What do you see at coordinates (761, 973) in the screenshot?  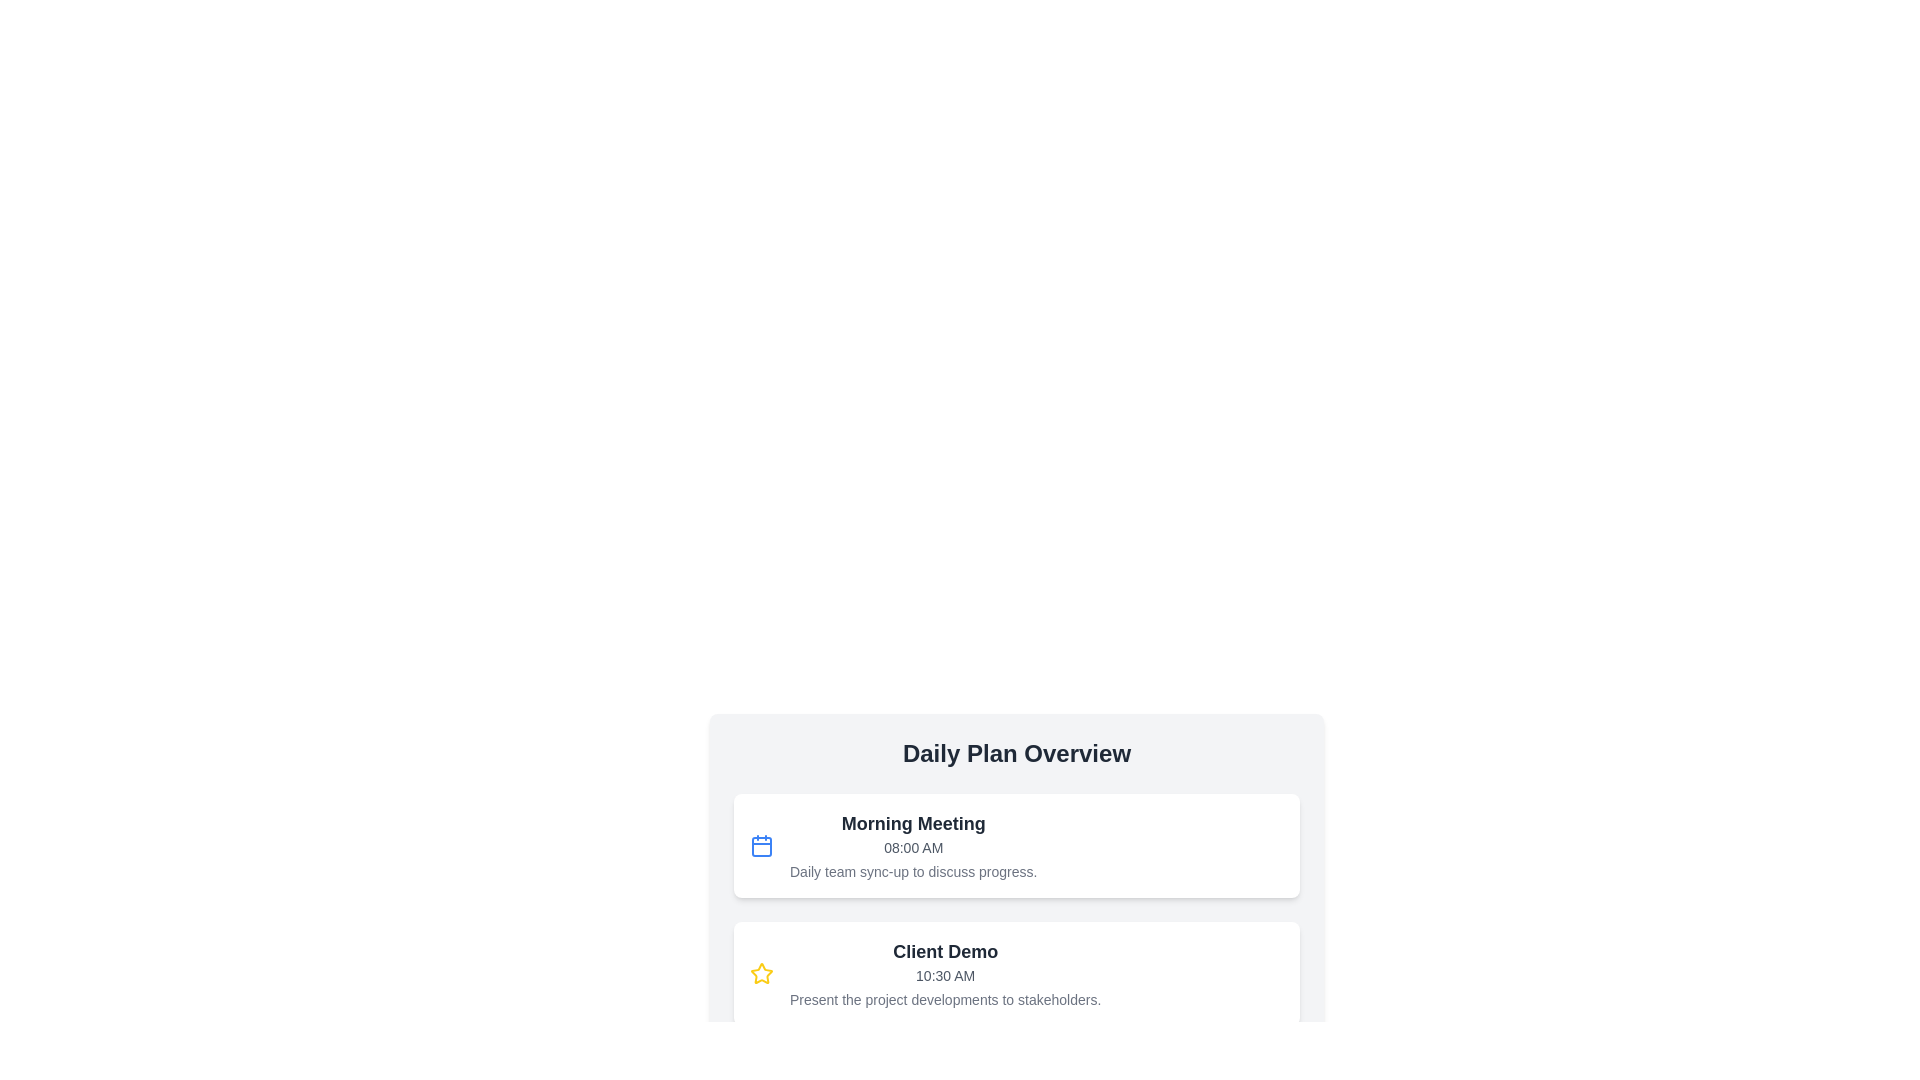 I see `the important status icon located in the top-left corner of the 'Client Demo' graphical block, which visually signifies a key aspect of the event` at bounding box center [761, 973].